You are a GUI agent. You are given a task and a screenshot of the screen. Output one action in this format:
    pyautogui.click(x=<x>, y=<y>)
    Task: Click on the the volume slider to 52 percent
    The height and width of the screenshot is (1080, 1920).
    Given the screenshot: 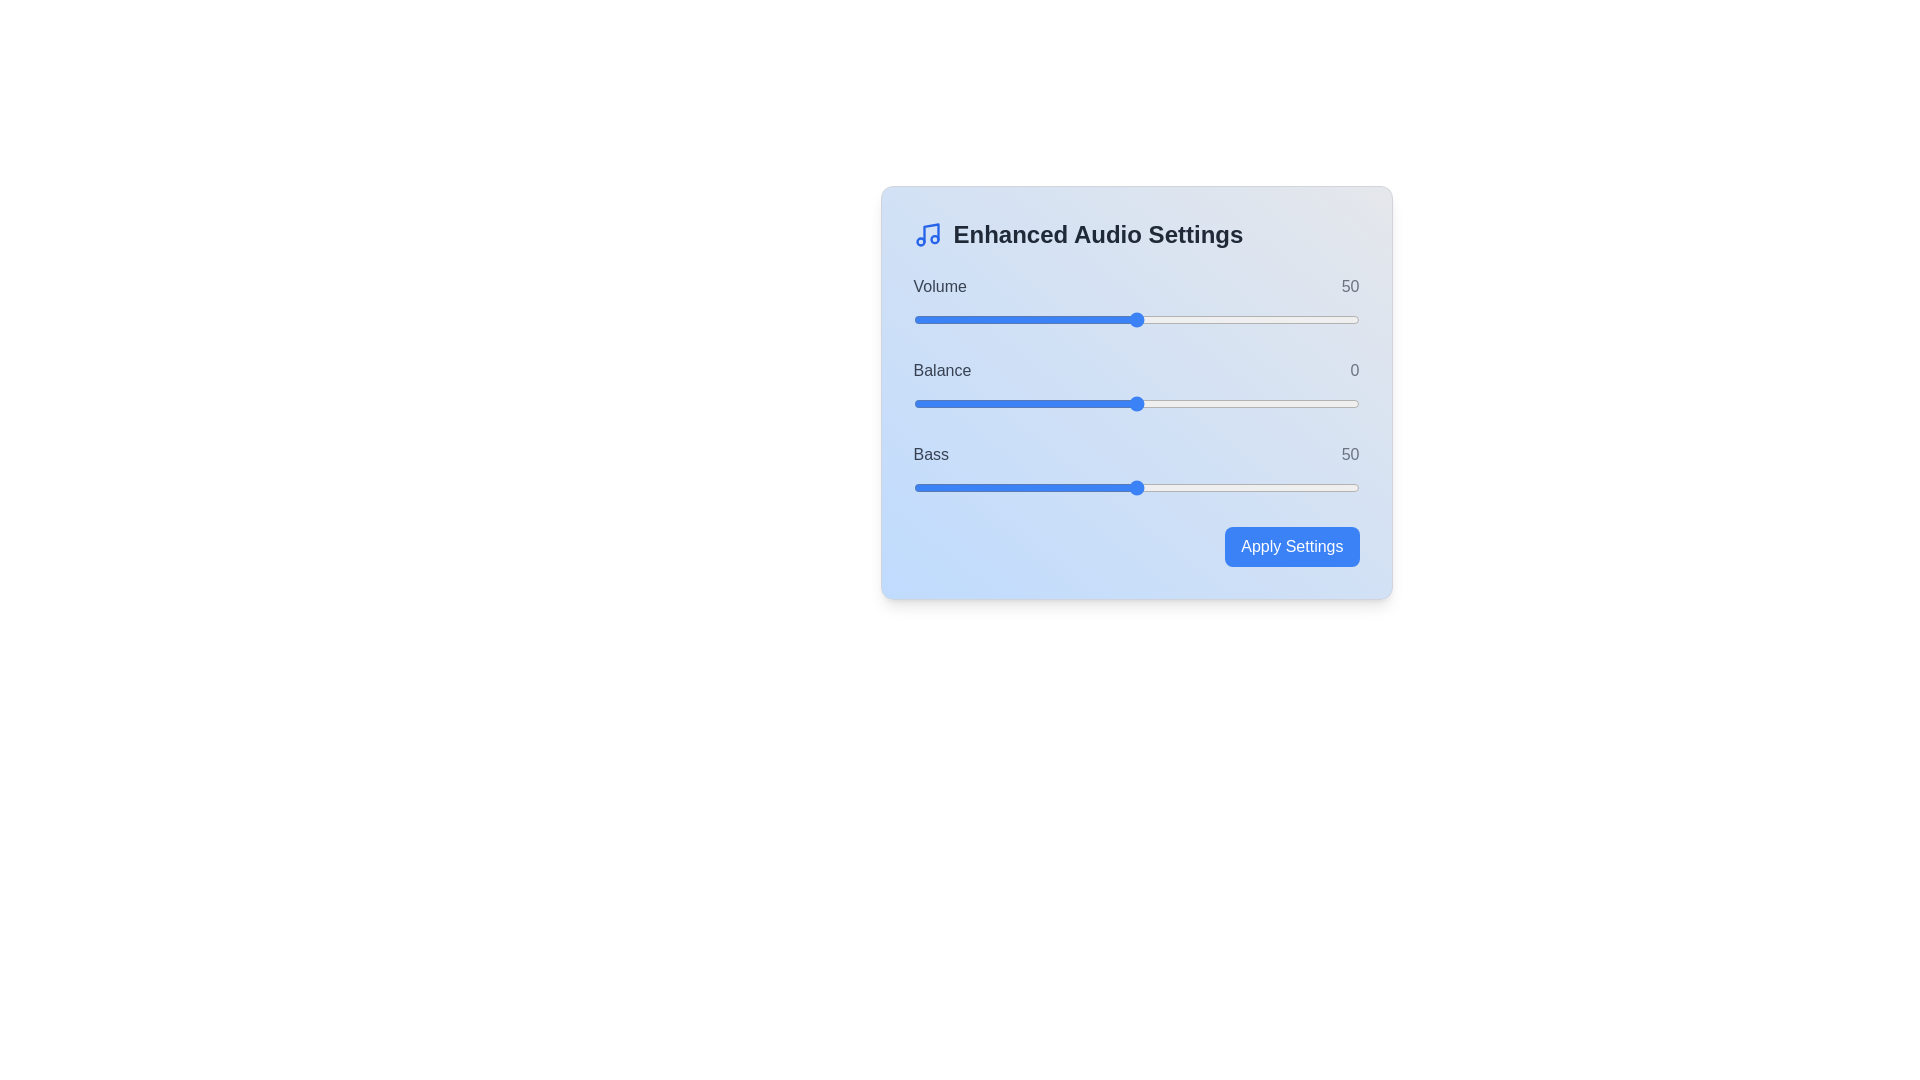 What is the action you would take?
    pyautogui.click(x=1145, y=319)
    